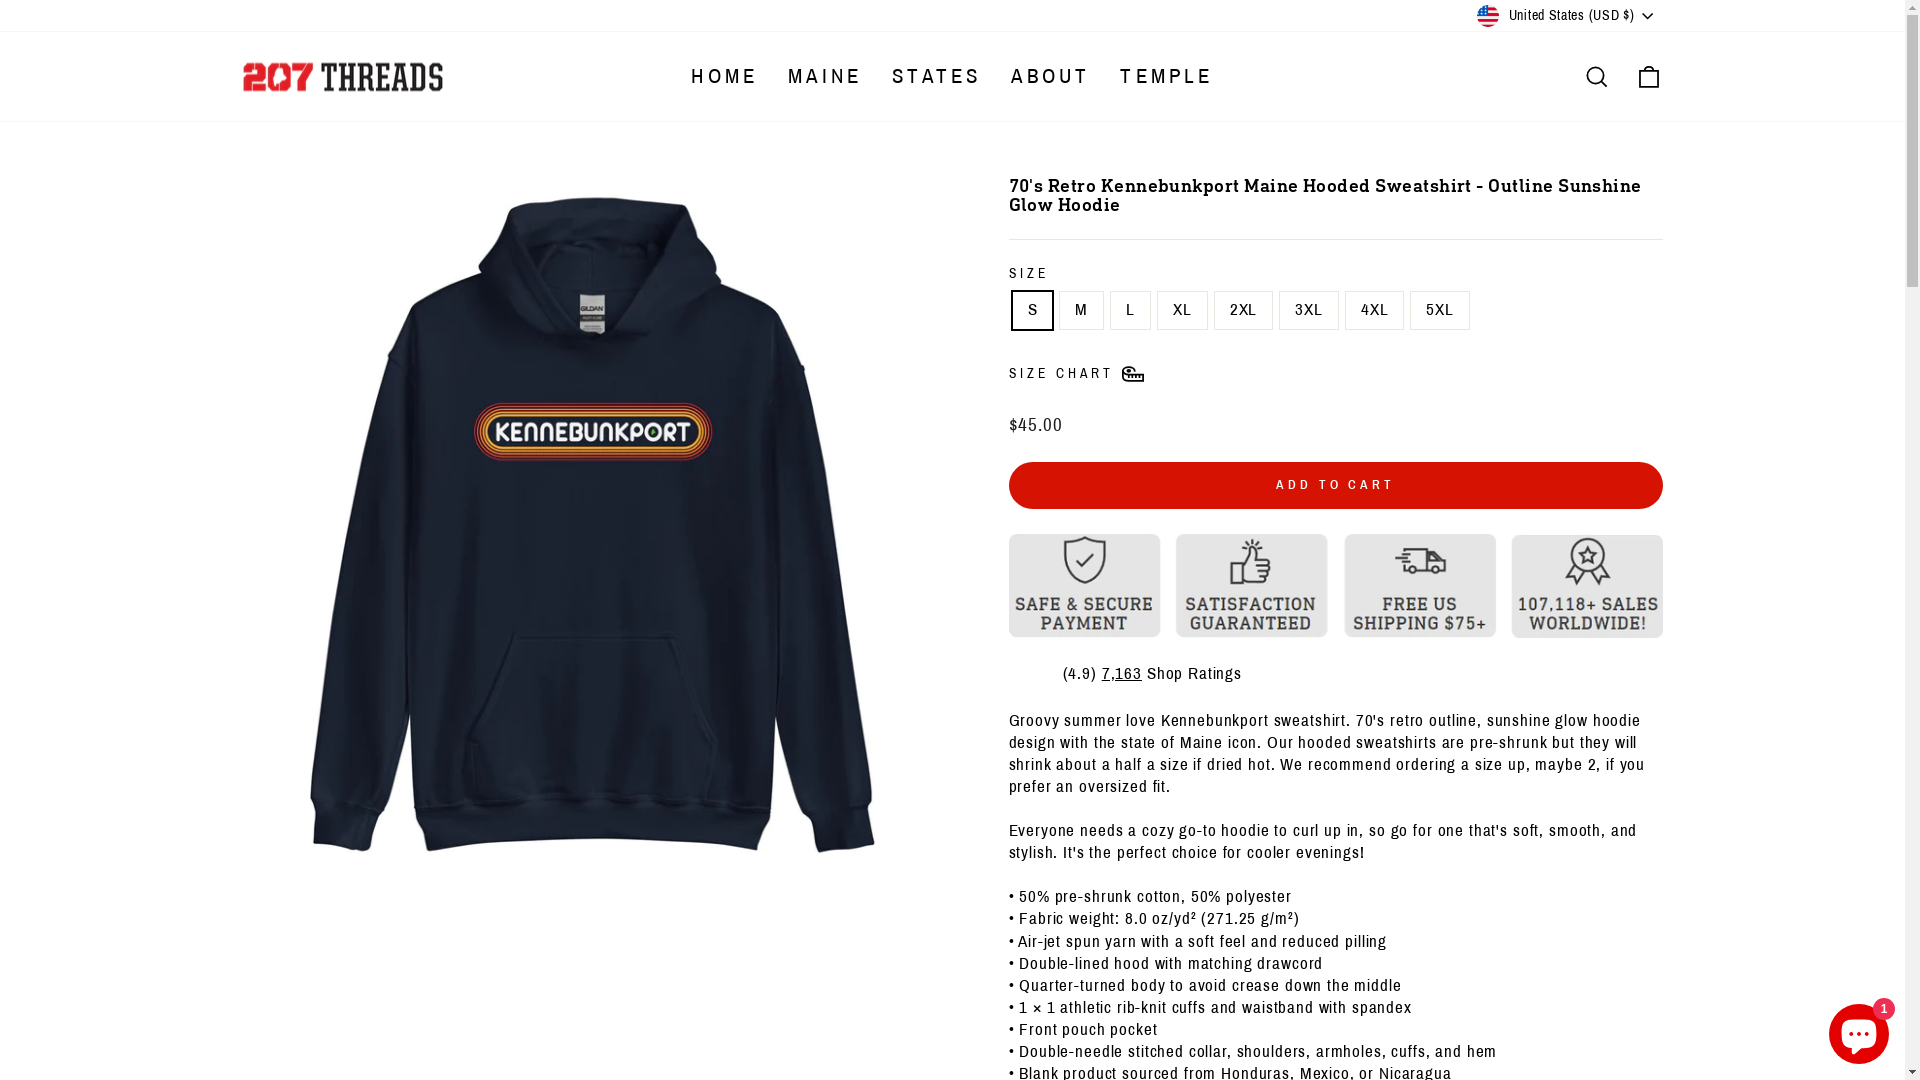  What do you see at coordinates (825, 76) in the screenshot?
I see `'MAINE'` at bounding box center [825, 76].